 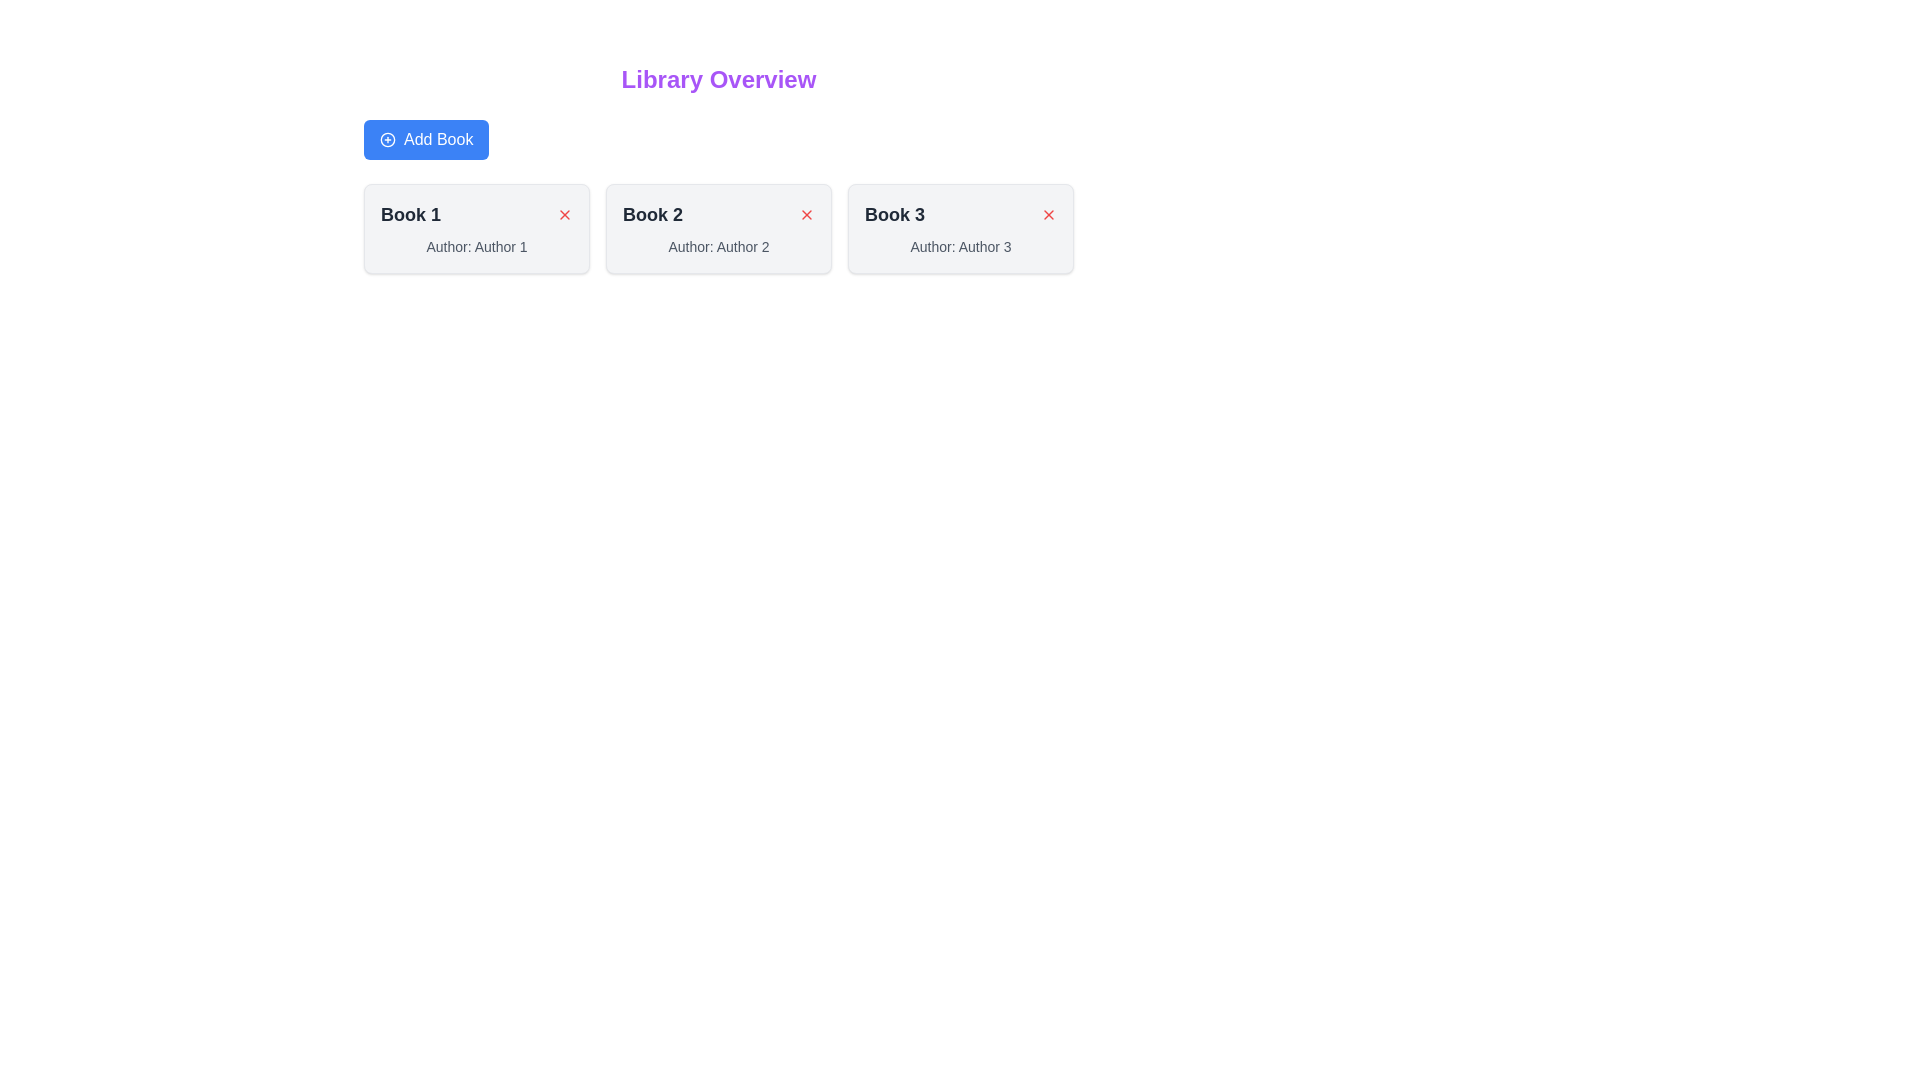 I want to click on text label displaying 'Author: Author 1' located in the top-left card for 'Book 1', so click(x=475, y=245).